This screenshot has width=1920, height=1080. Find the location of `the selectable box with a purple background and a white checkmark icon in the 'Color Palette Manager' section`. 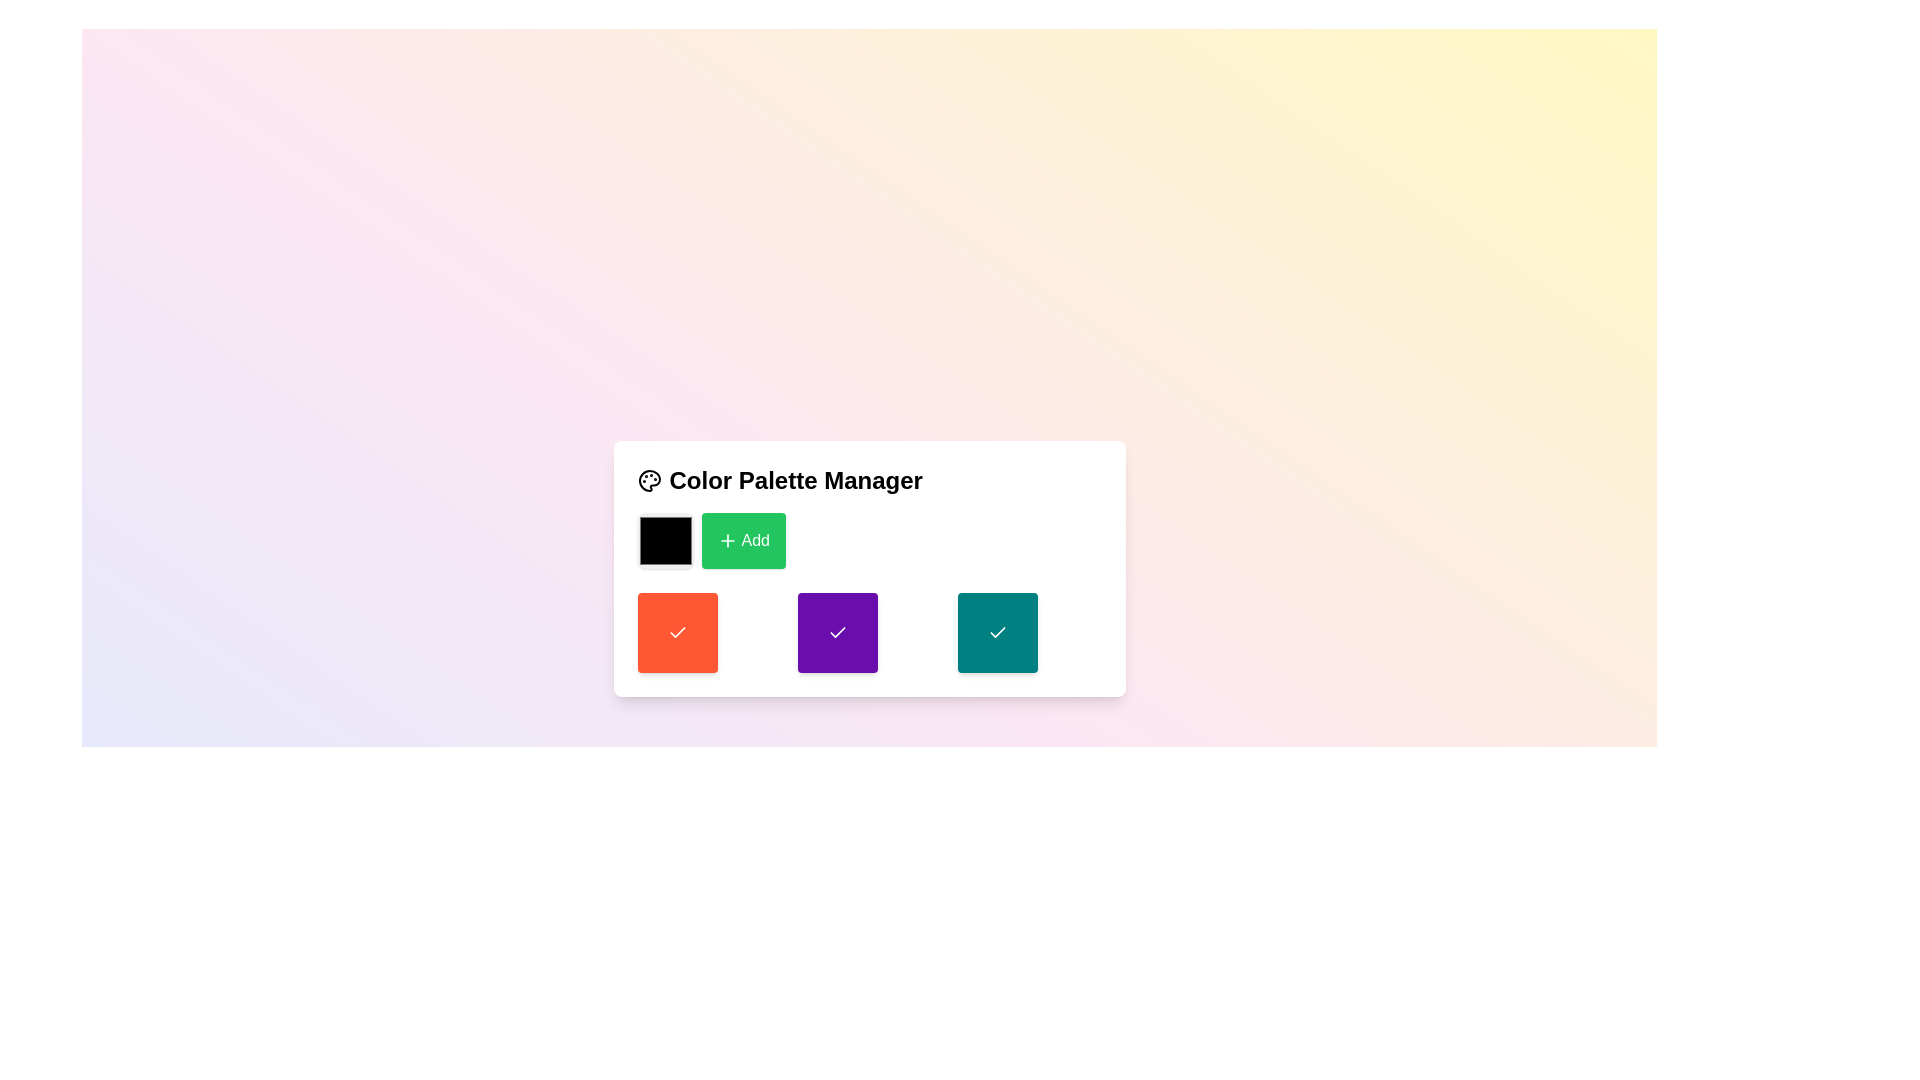

the selectable box with a purple background and a white checkmark icon in the 'Color Palette Manager' section is located at coordinates (837, 632).